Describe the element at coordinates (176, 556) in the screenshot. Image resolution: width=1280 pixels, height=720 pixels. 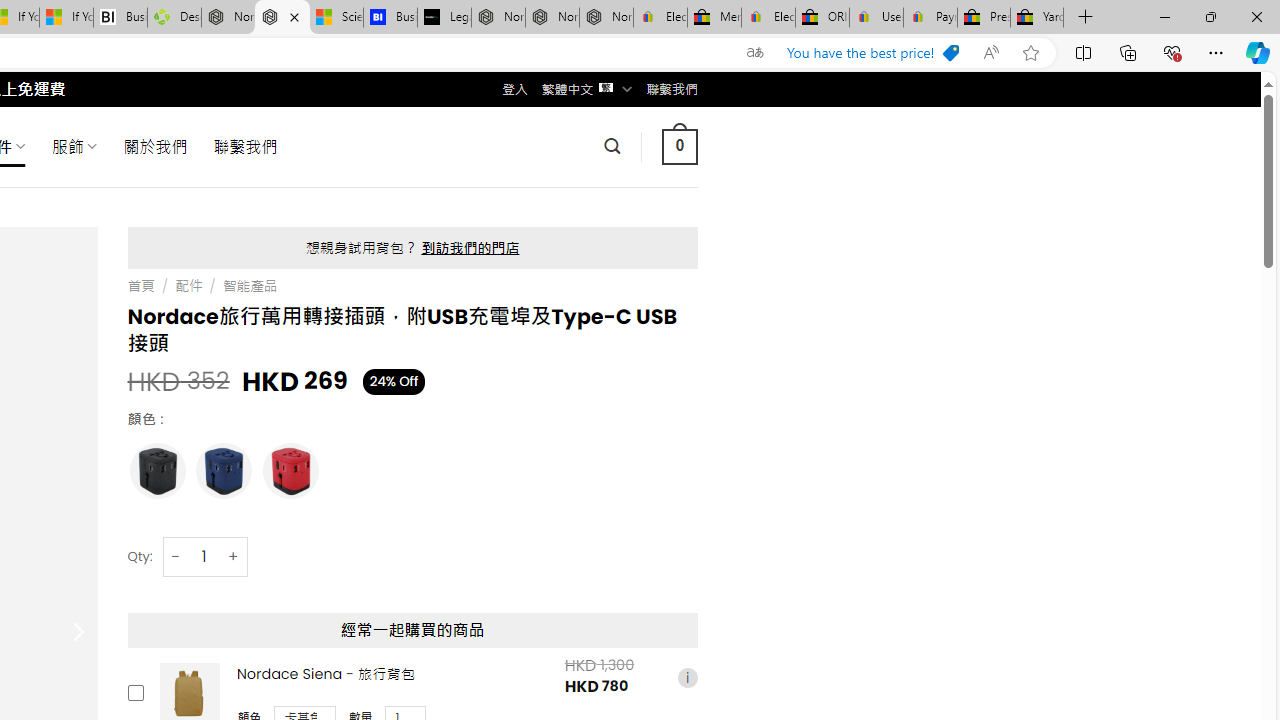
I see `'-'` at that location.